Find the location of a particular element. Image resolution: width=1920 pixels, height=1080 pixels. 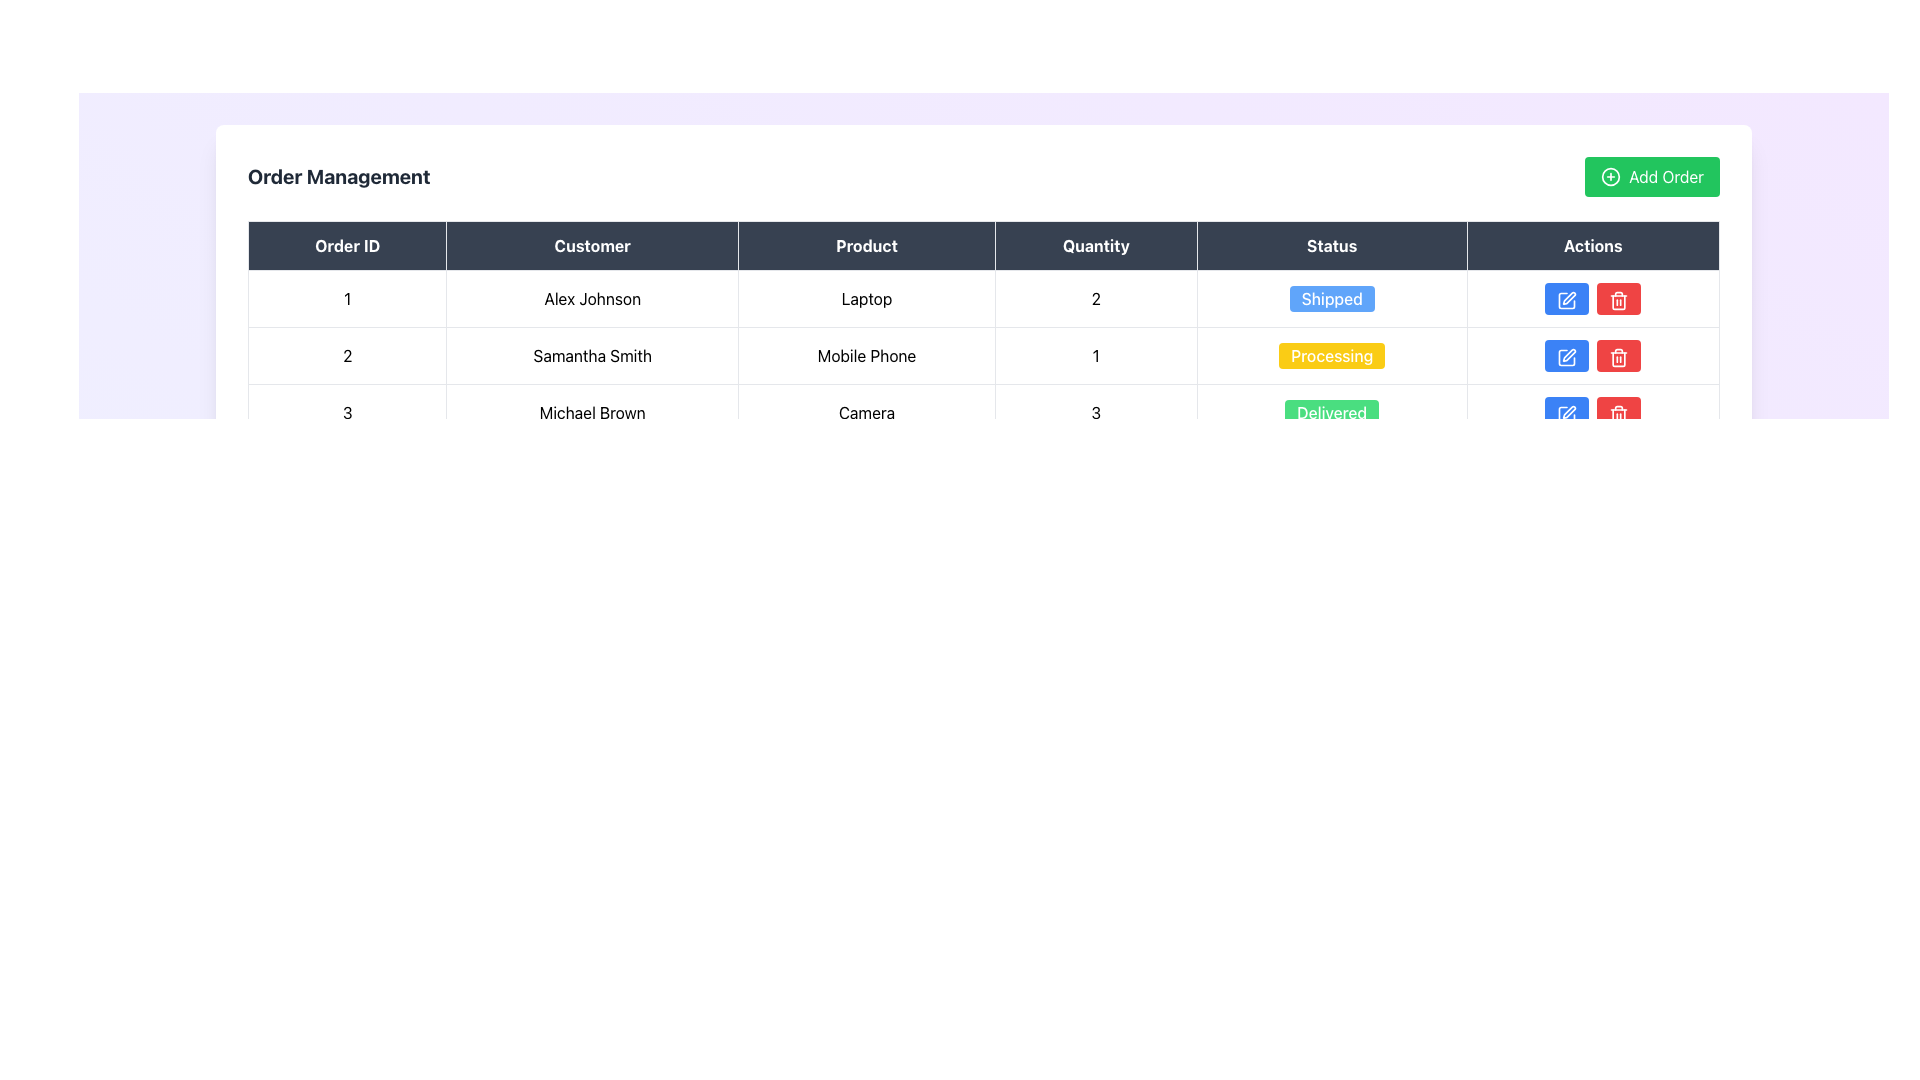

the edit button located in the 'Actions' column of the second row in the table to invoke editing functionality is located at coordinates (1565, 354).